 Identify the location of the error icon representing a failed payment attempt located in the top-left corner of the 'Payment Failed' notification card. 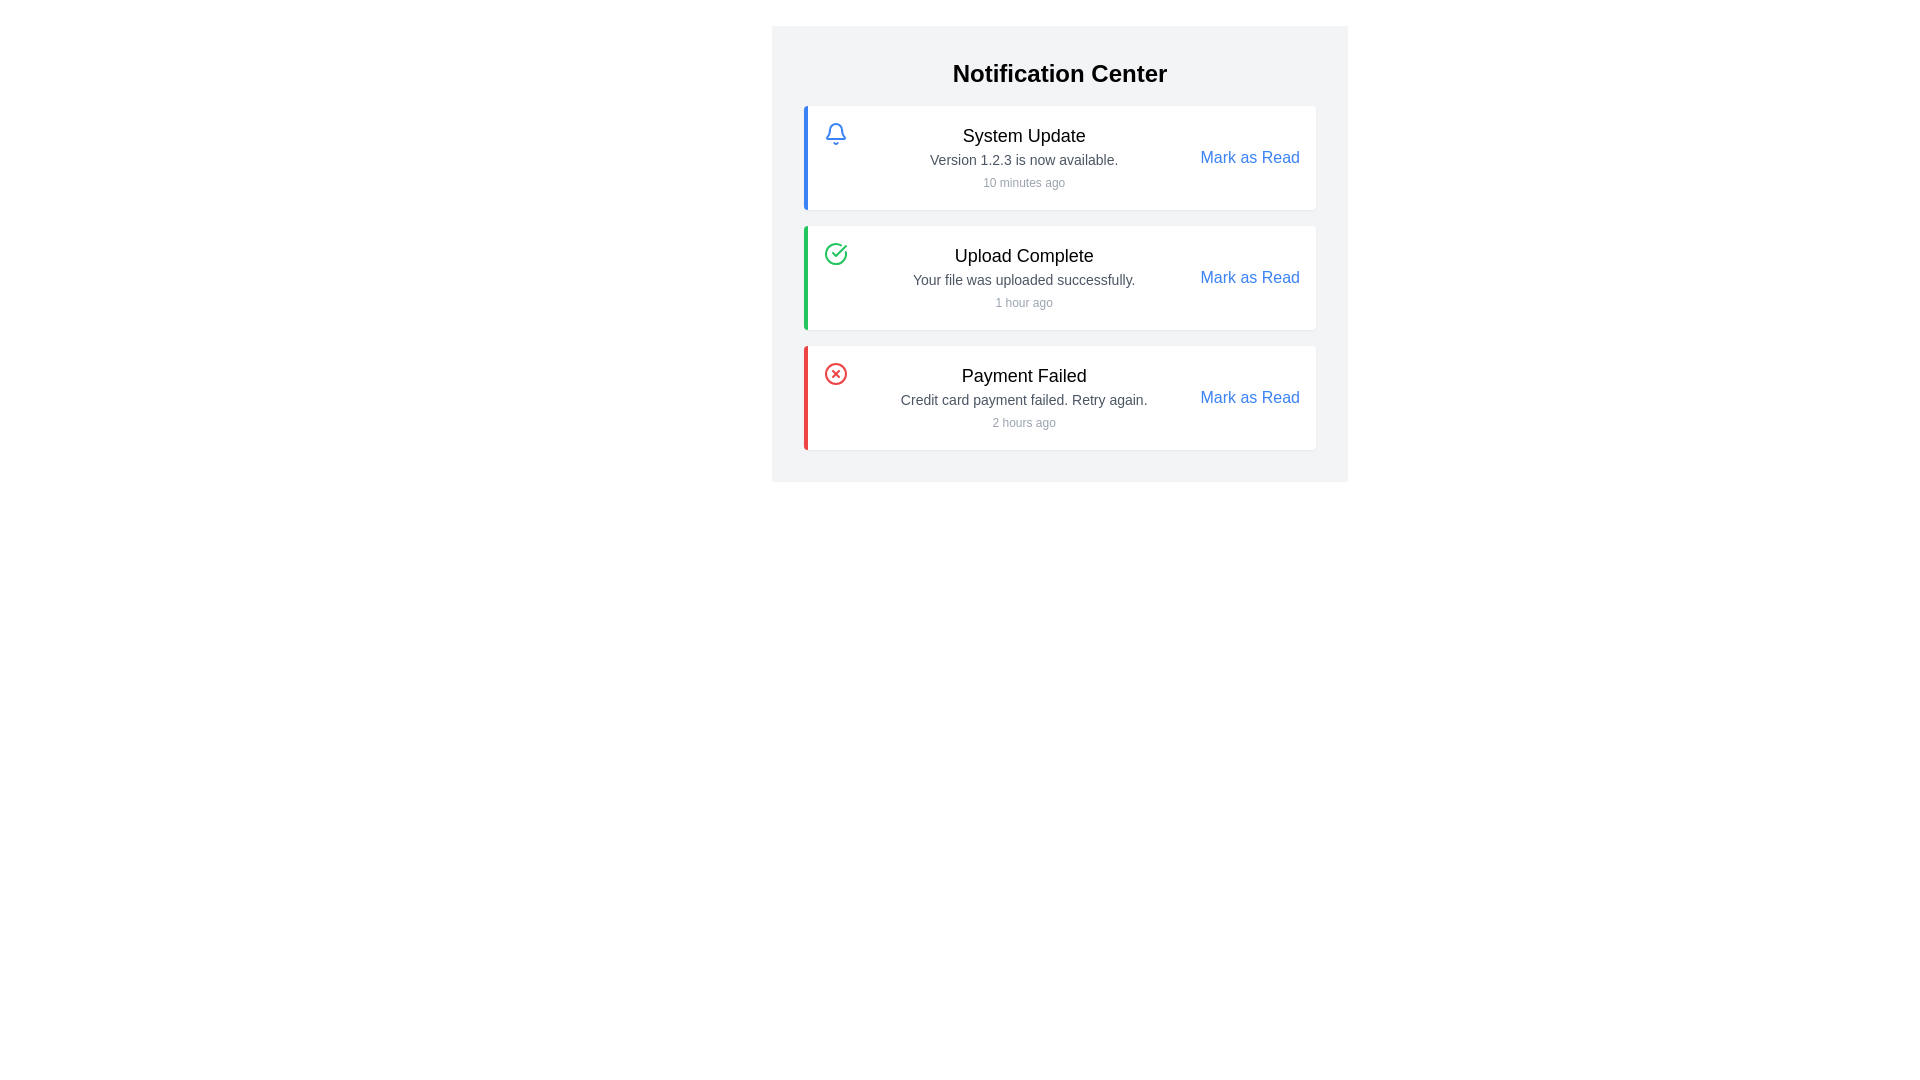
(835, 374).